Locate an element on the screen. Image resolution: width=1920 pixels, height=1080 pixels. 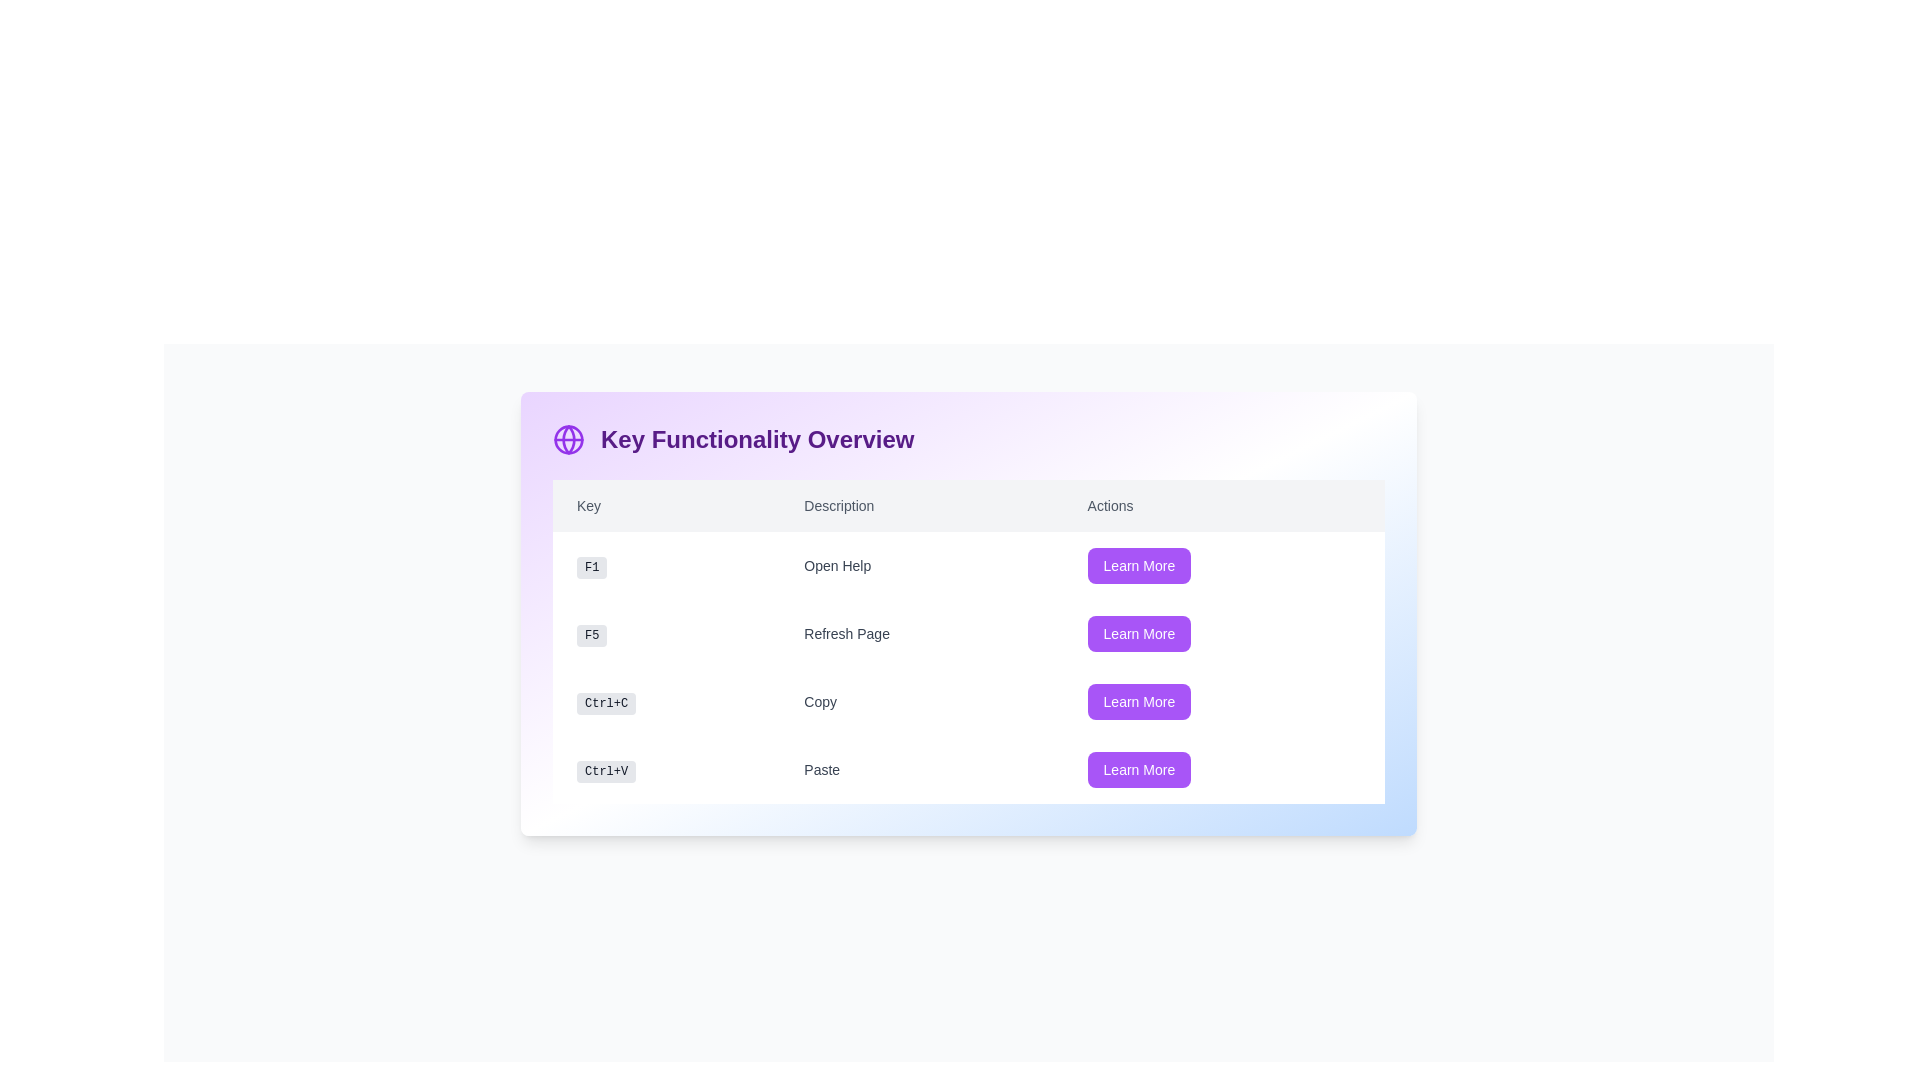
the decorative globe icon styled with a purple hue, located to the left of the title text 'Key Functionality Overview' in the header segment is located at coordinates (568, 438).